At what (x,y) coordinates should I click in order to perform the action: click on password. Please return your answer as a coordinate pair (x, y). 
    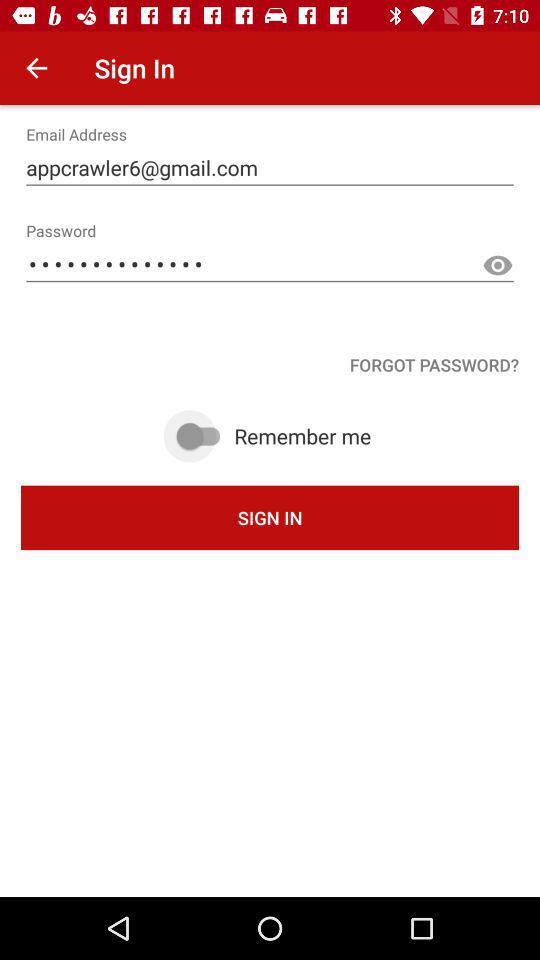
    Looking at the image, I should click on (496, 265).